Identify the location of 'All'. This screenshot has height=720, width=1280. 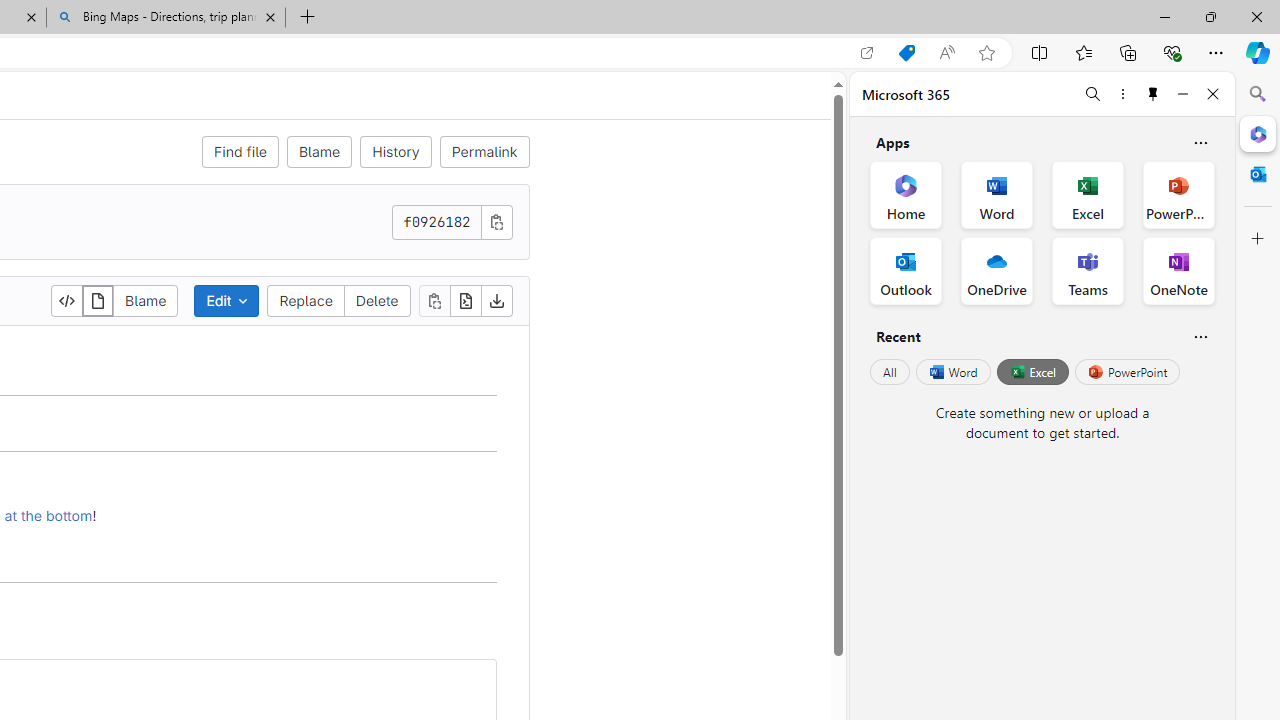
(889, 372).